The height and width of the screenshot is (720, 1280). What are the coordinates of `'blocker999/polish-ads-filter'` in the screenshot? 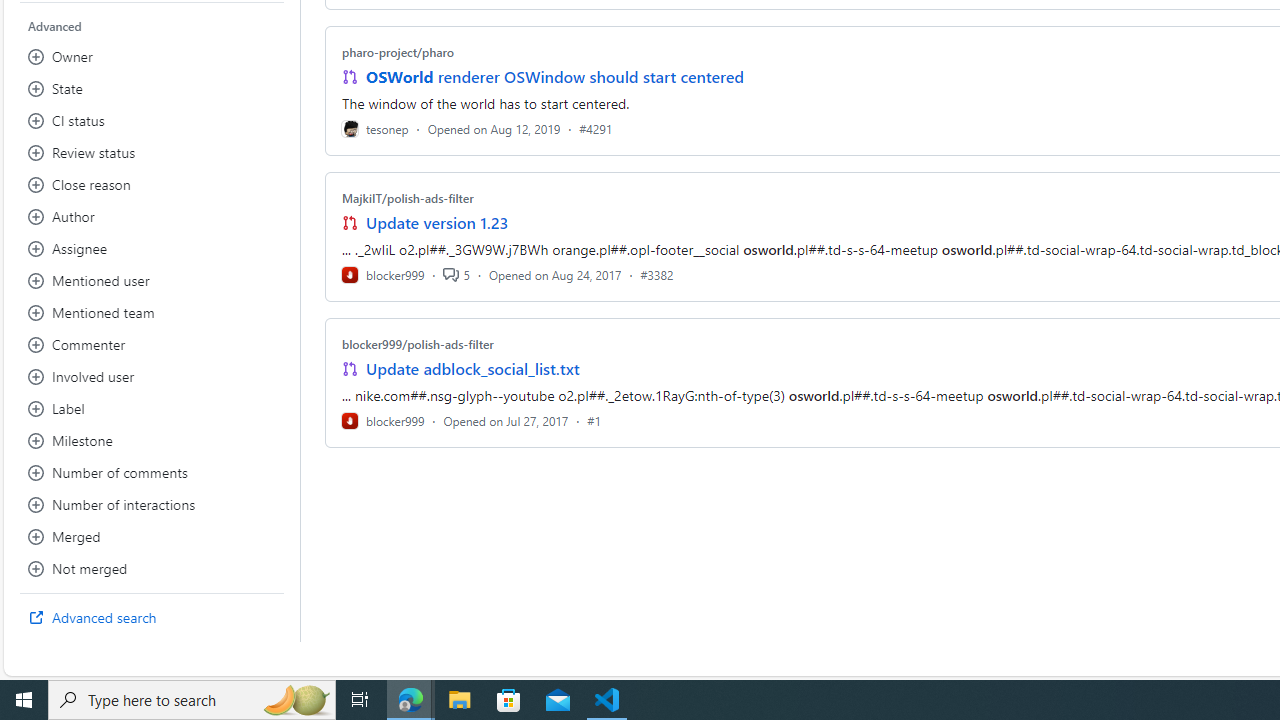 It's located at (416, 342).